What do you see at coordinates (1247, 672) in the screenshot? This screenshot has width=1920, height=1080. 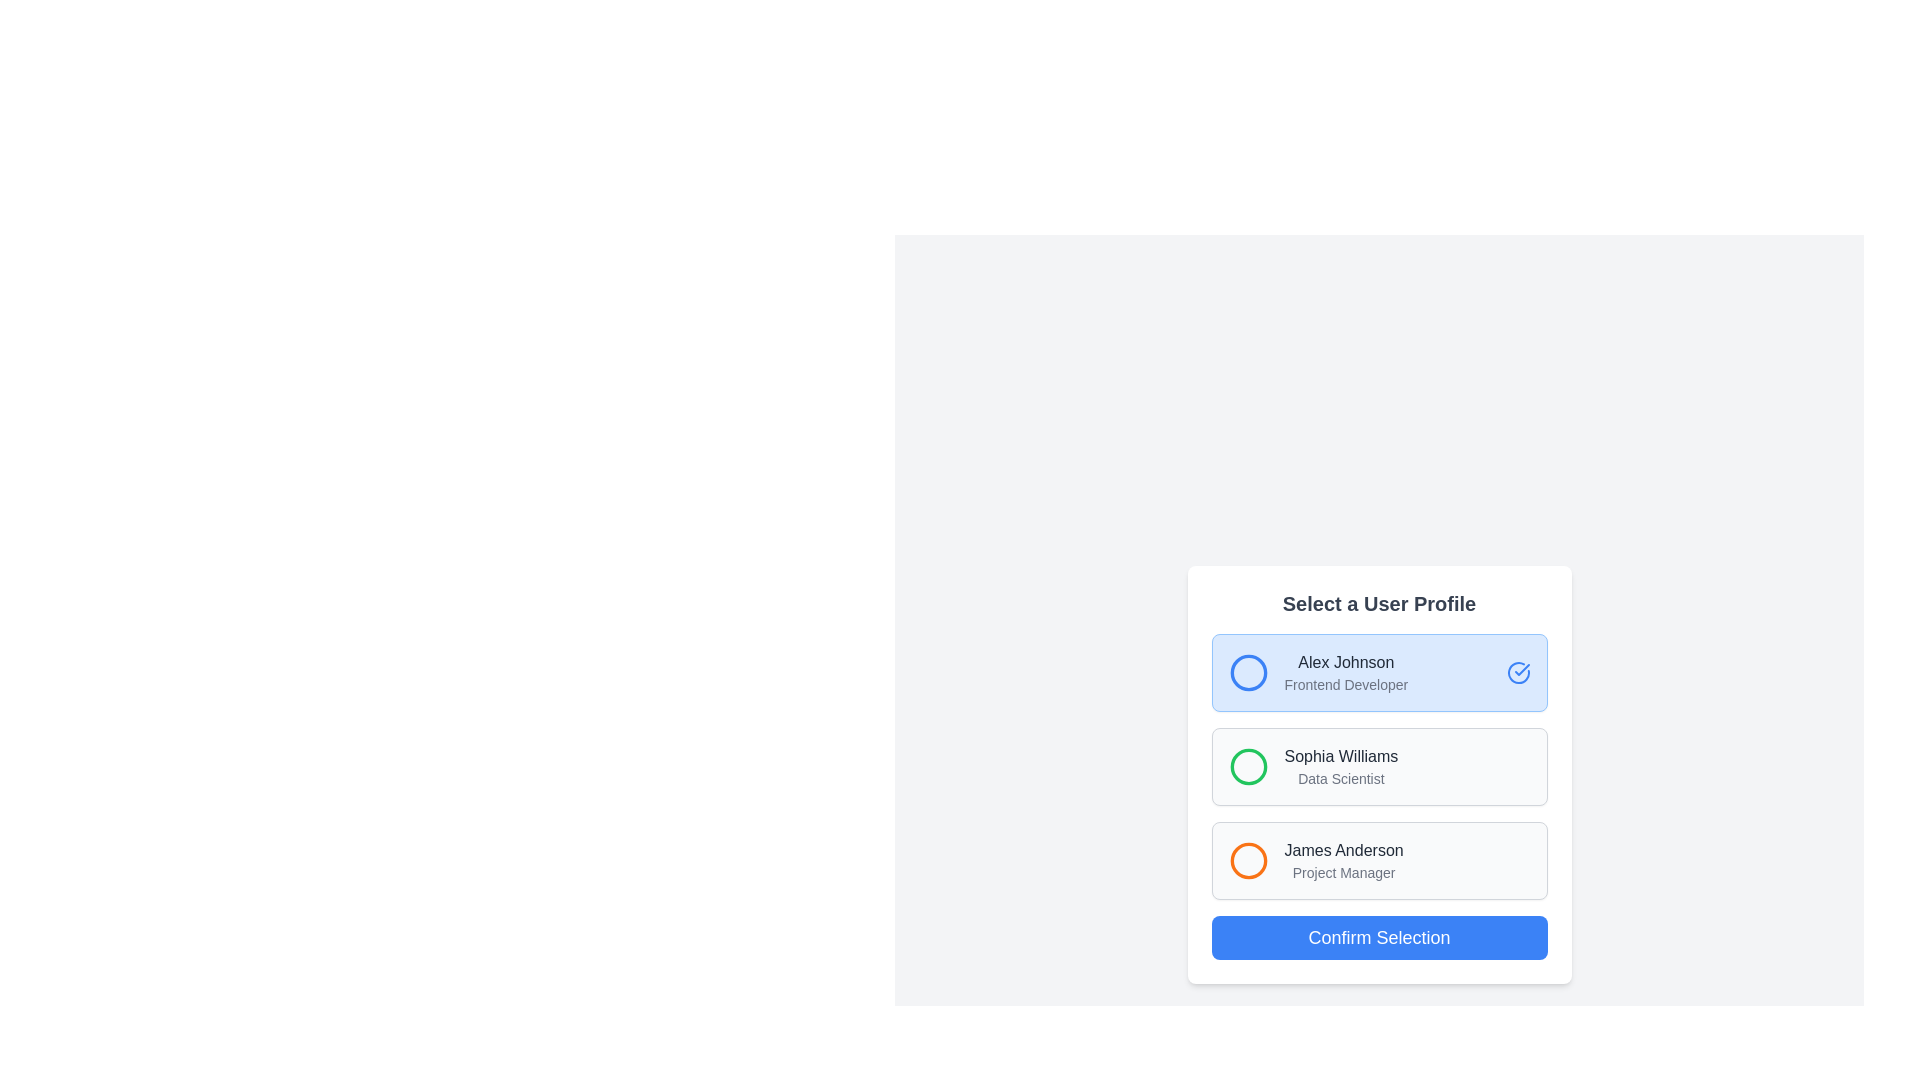 I see `the circular icon located to the left of the text 'Alex Johnson' and 'Frontend Developer' within the user profile card` at bounding box center [1247, 672].